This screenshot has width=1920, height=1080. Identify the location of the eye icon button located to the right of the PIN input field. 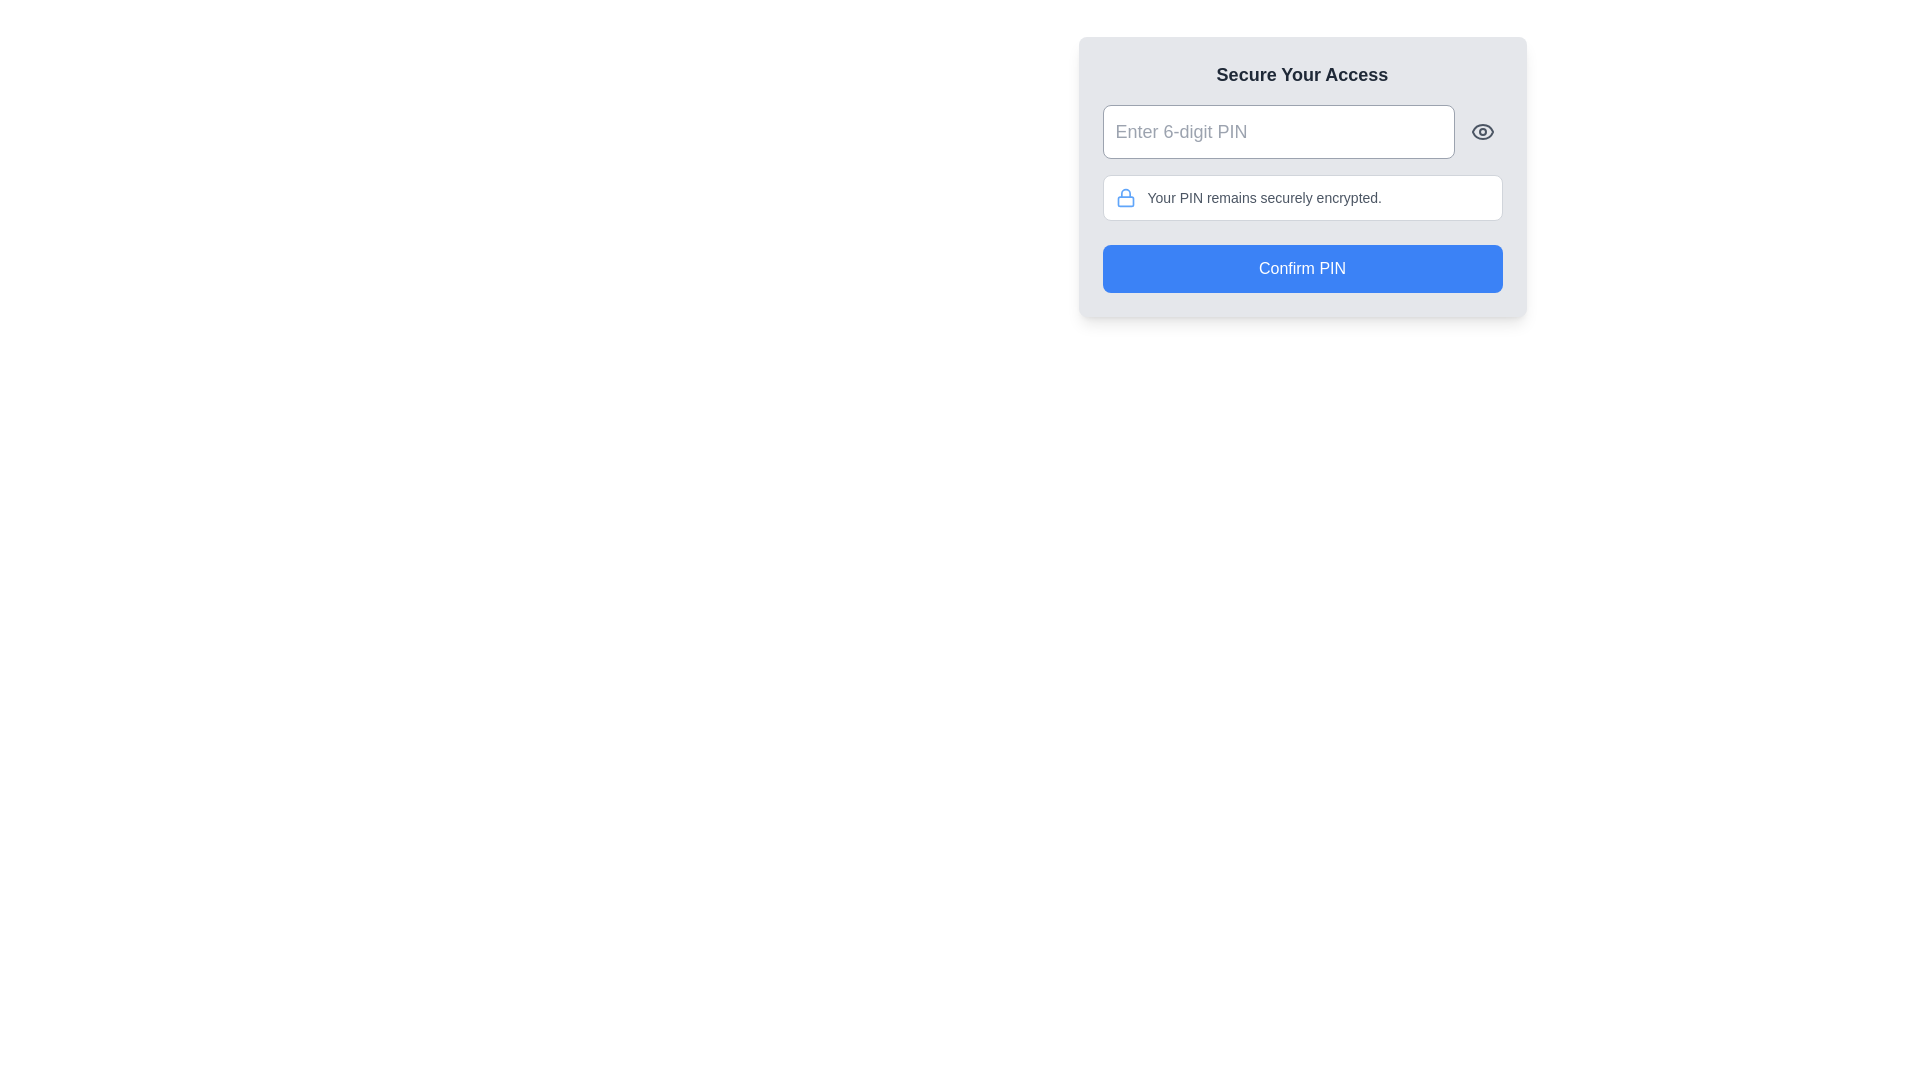
(1482, 131).